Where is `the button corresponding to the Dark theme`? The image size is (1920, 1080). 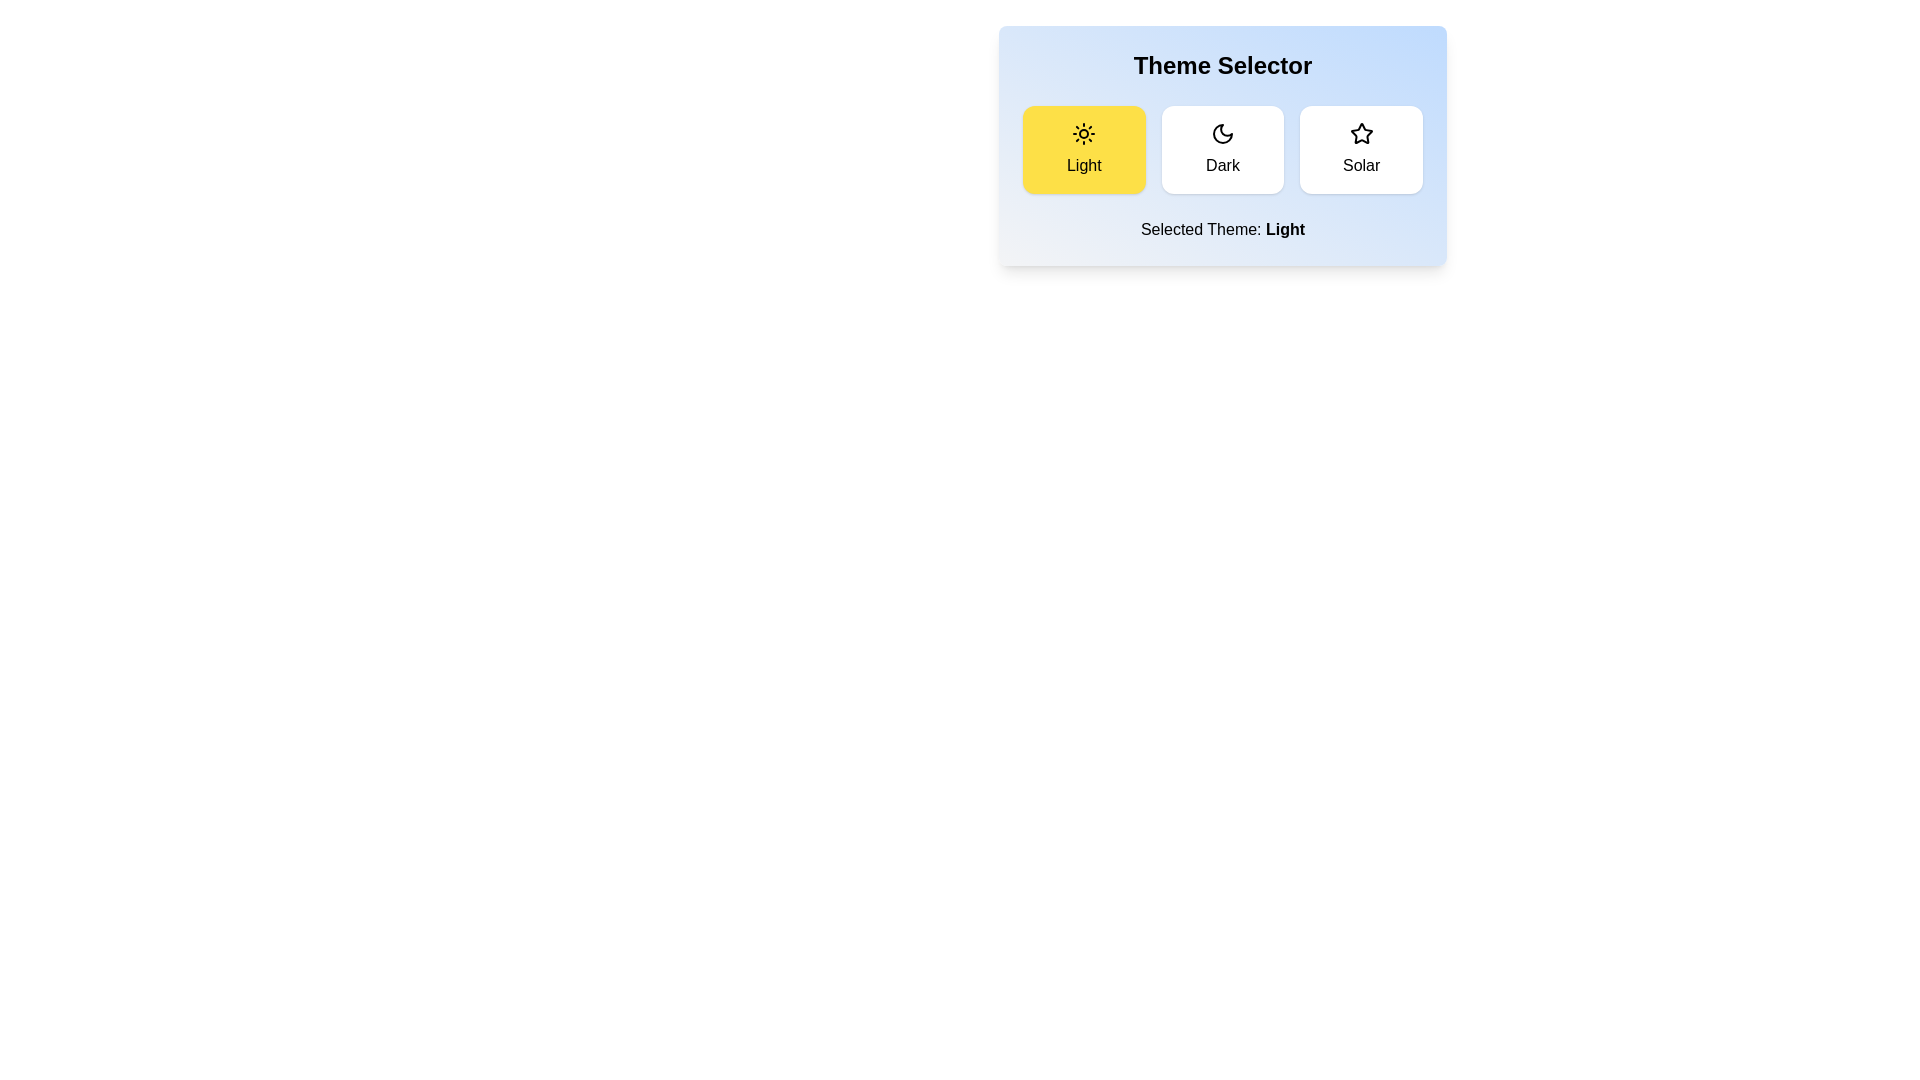 the button corresponding to the Dark theme is located at coordinates (1222, 149).